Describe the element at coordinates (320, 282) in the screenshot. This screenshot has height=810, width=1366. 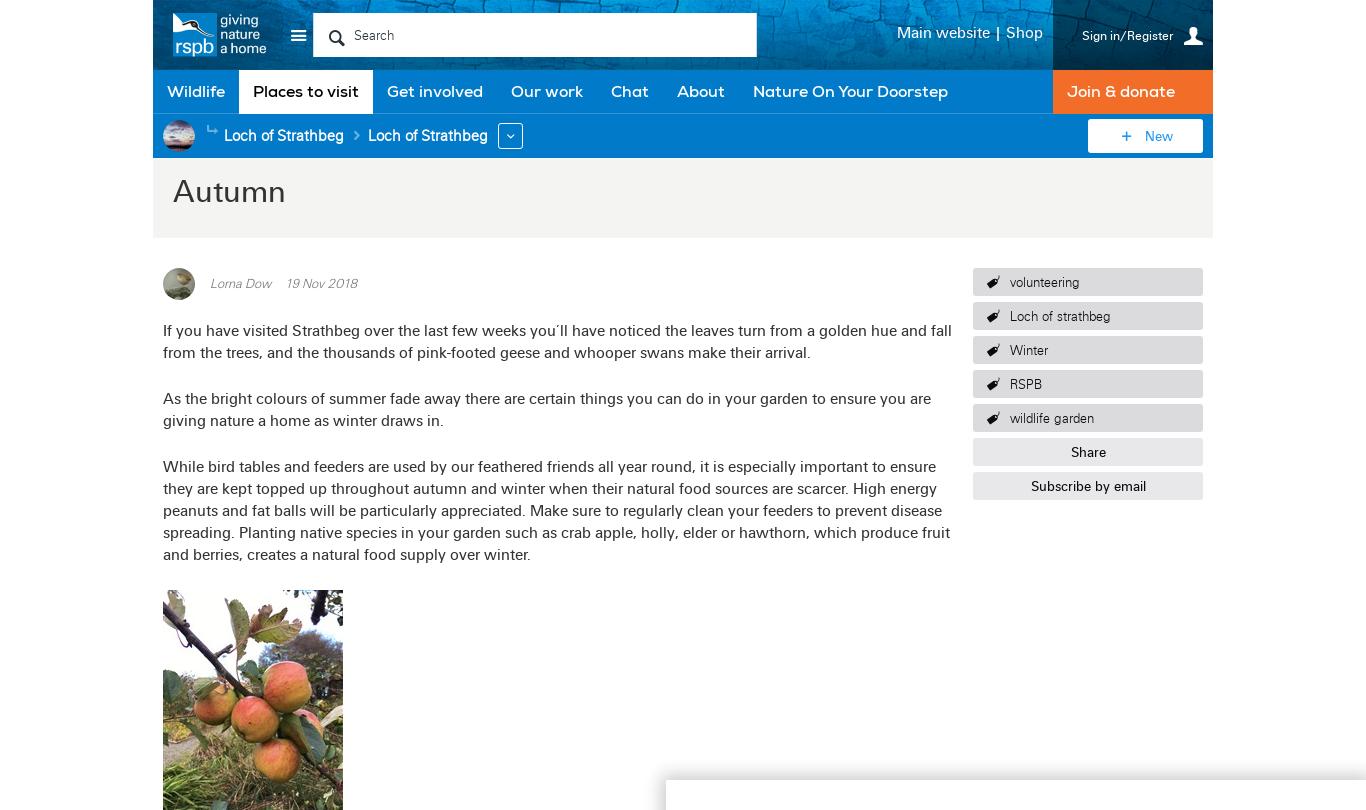
I see `'19 Nov 2018'` at that location.